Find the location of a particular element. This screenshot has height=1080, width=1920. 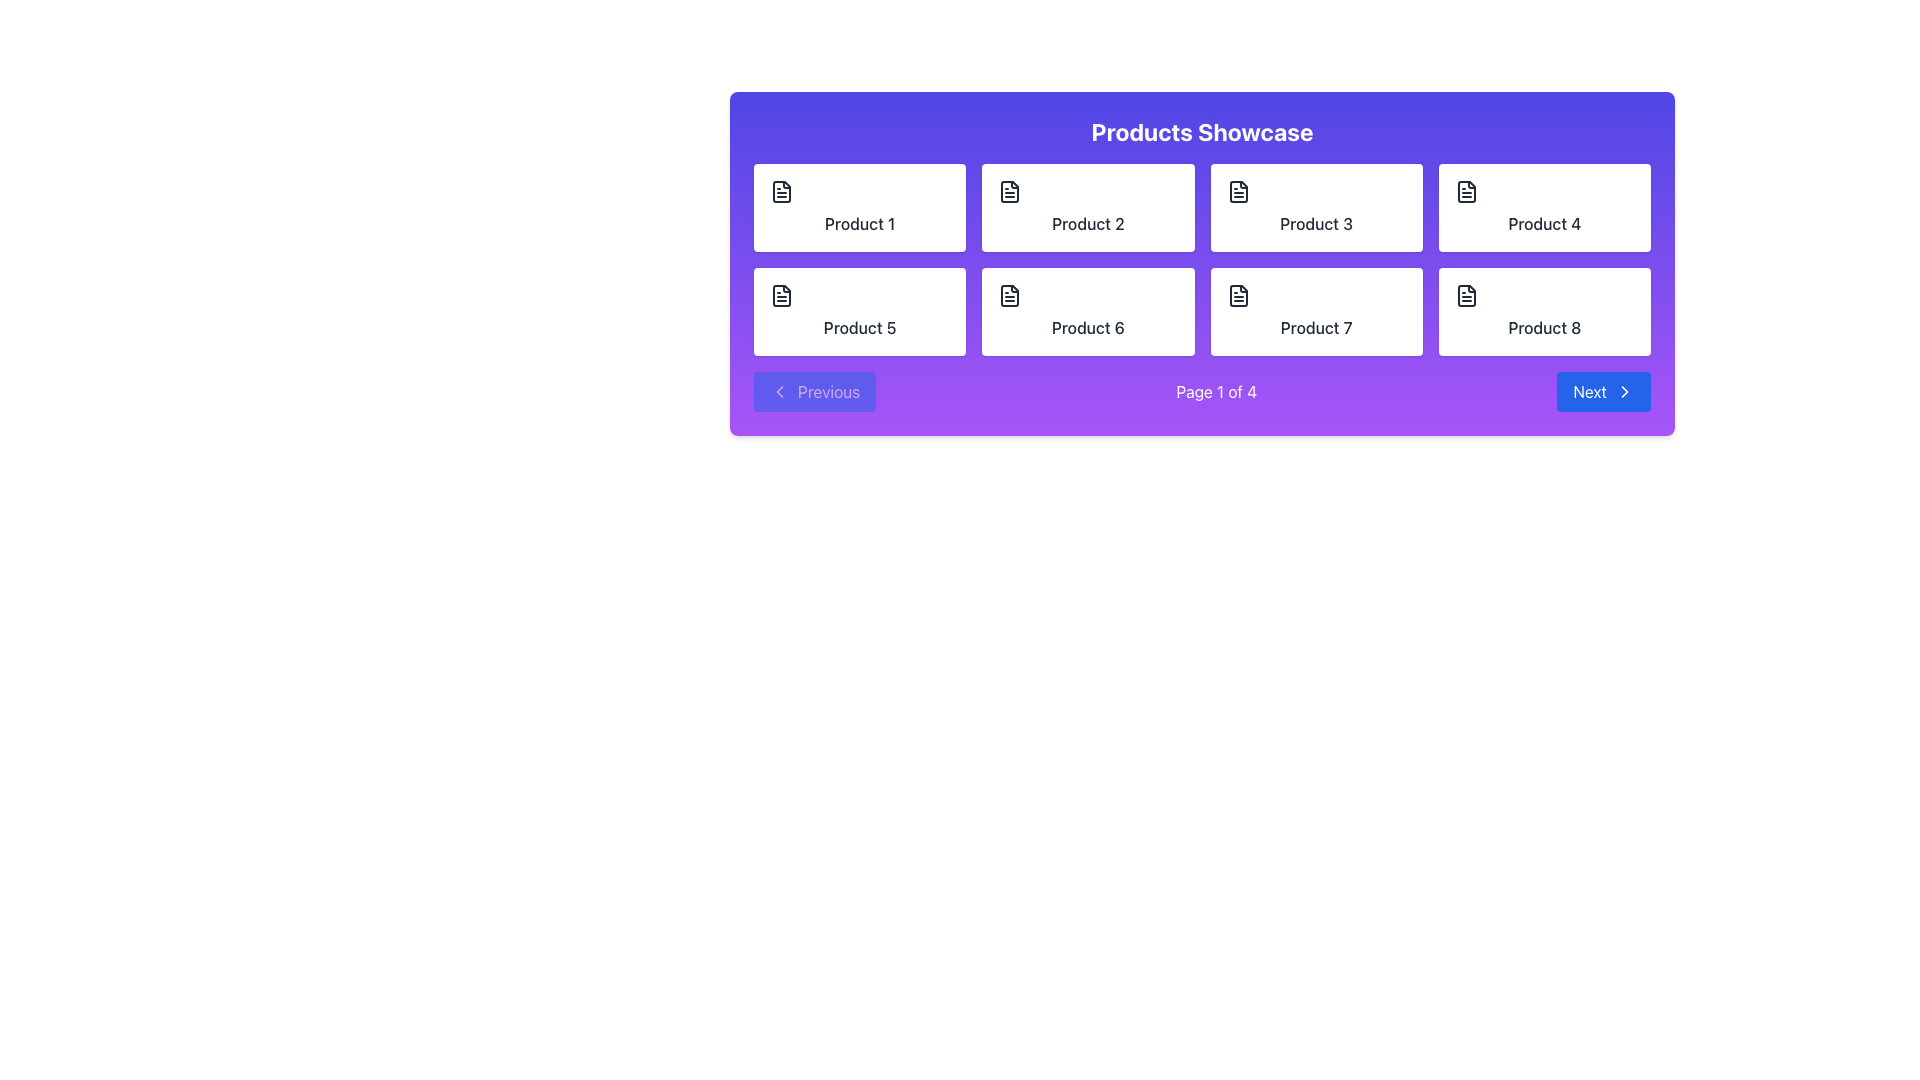

the 'Product 4' text label located in the top row and fourth column of the grid layout, situated at the lower portion of a white box with rounded edges is located at coordinates (1543, 223).